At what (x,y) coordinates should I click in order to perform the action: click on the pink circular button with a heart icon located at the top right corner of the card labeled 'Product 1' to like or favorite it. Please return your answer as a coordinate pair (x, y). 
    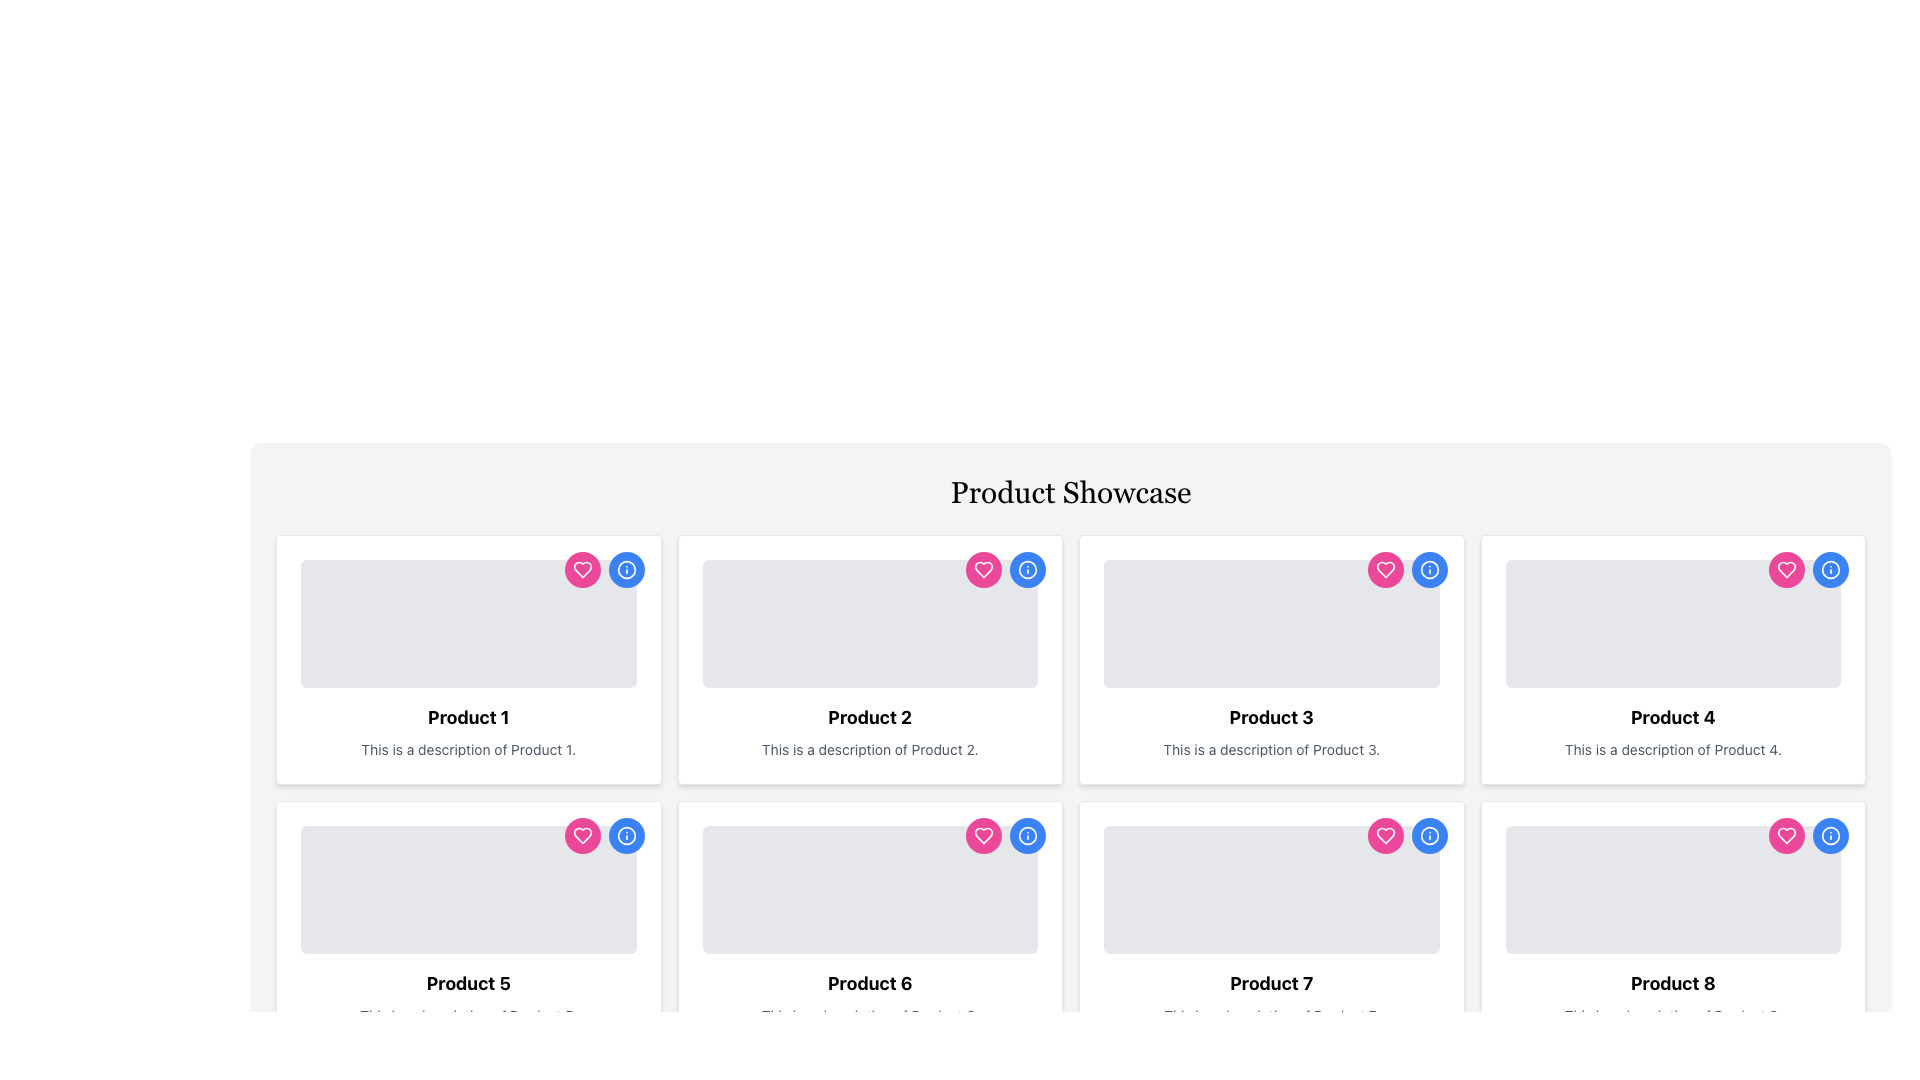
    Looking at the image, I should click on (603, 570).